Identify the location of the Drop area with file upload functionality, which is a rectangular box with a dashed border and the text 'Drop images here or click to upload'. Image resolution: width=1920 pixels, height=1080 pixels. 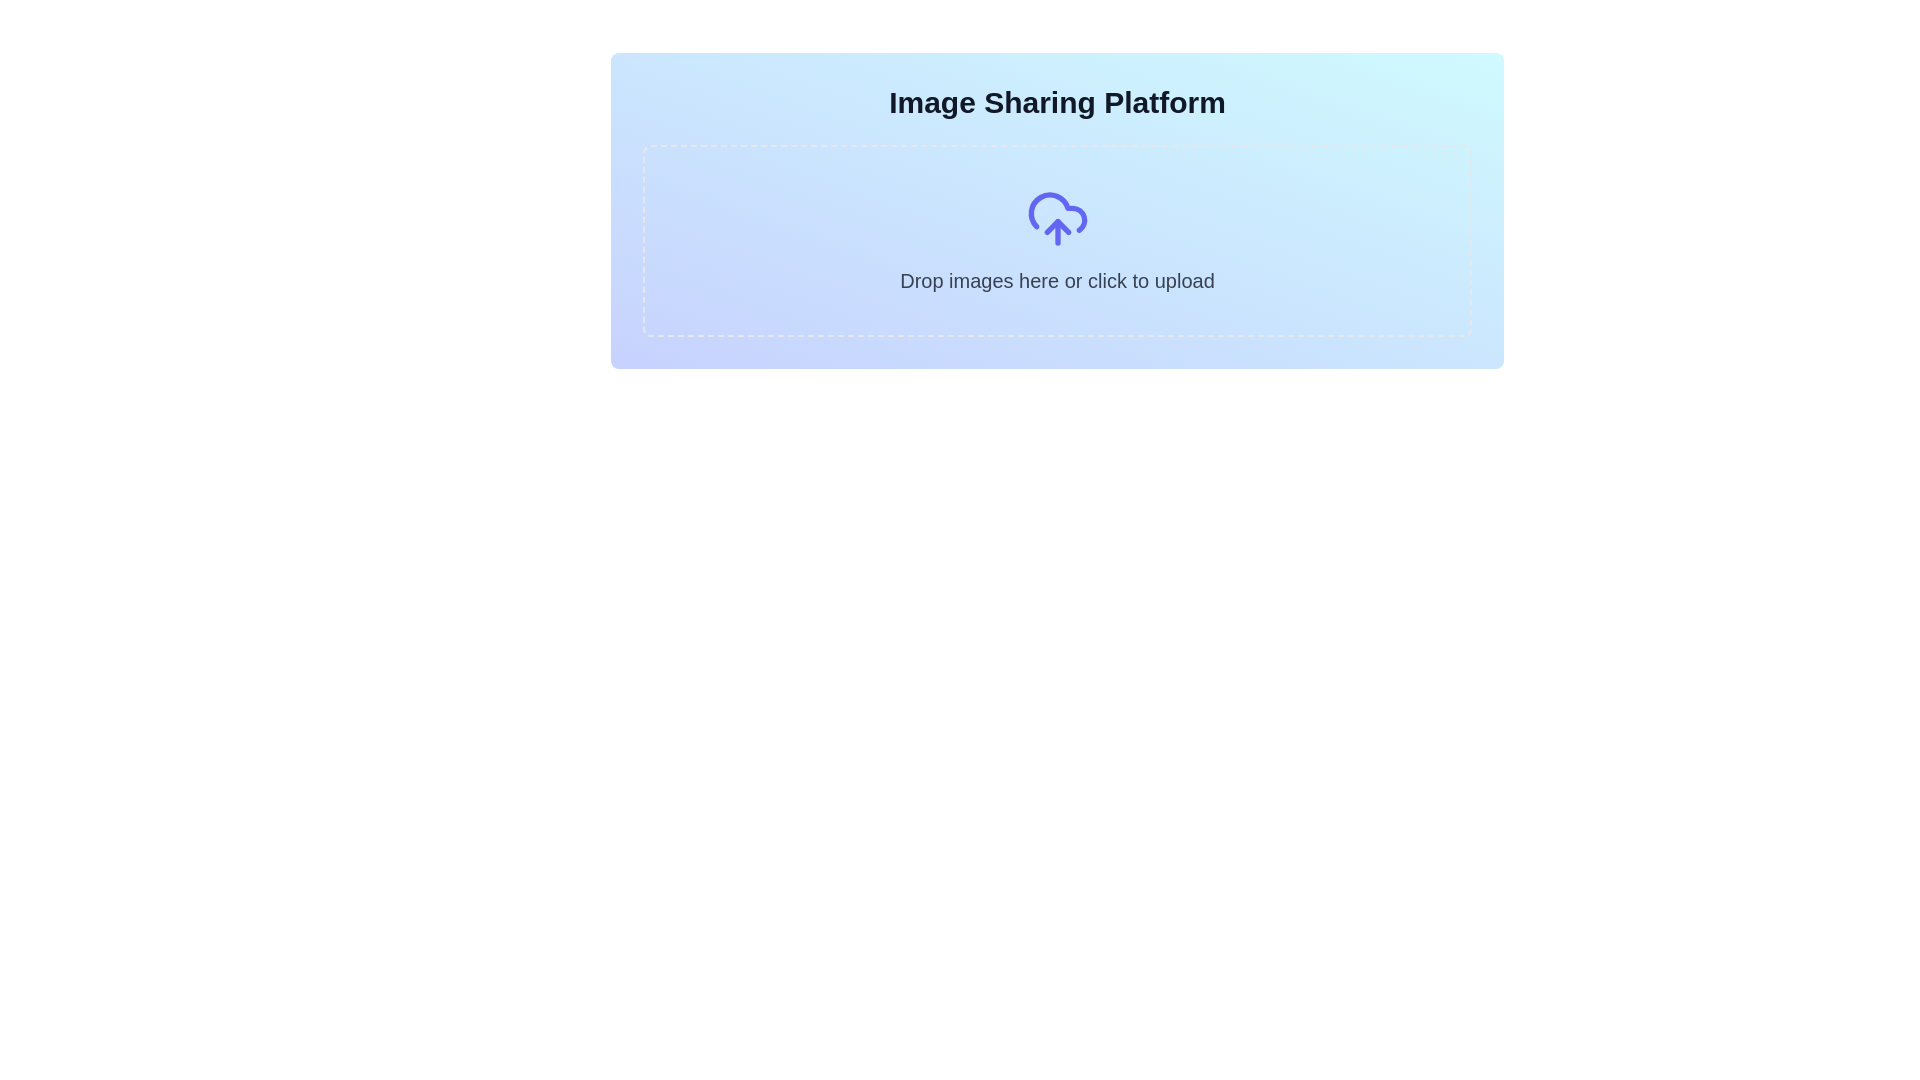
(1056, 239).